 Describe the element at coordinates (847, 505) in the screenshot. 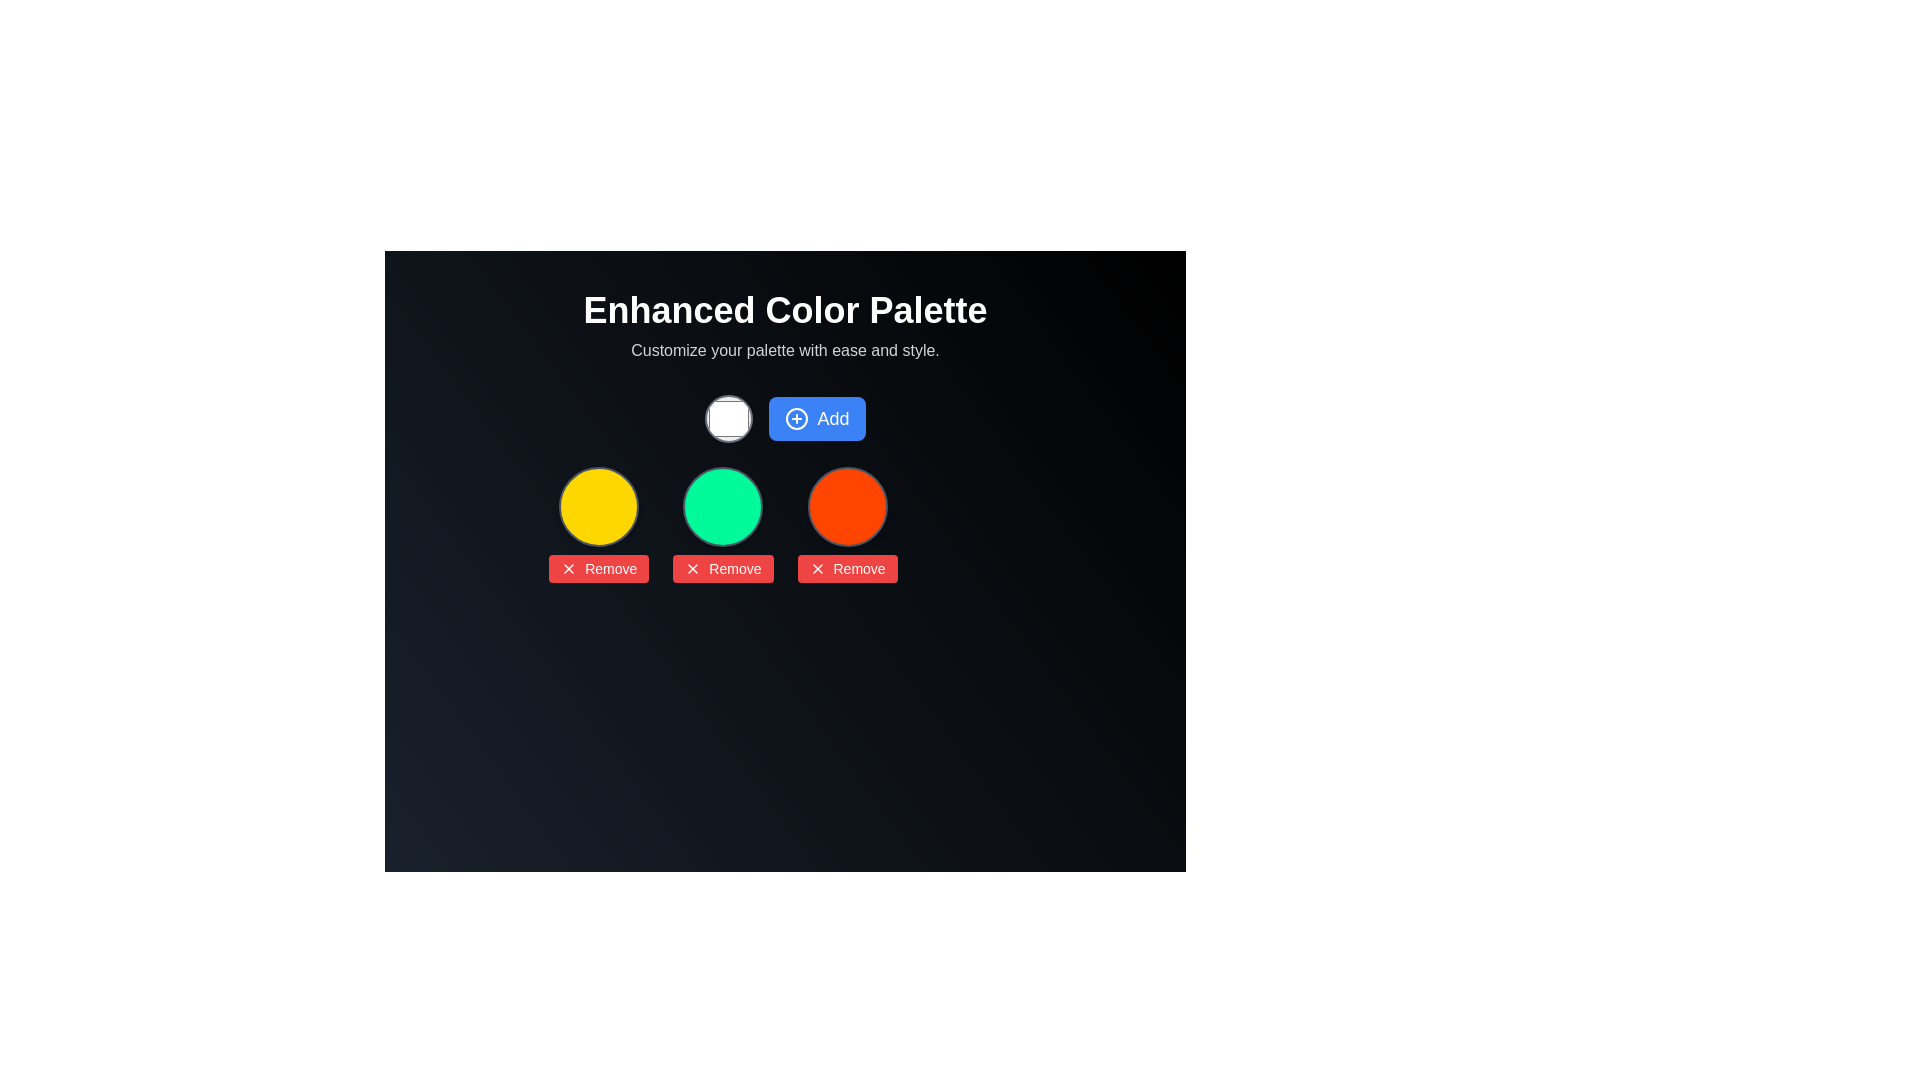

I see `the third circular color selector, which is bright orange with a gray border` at that location.